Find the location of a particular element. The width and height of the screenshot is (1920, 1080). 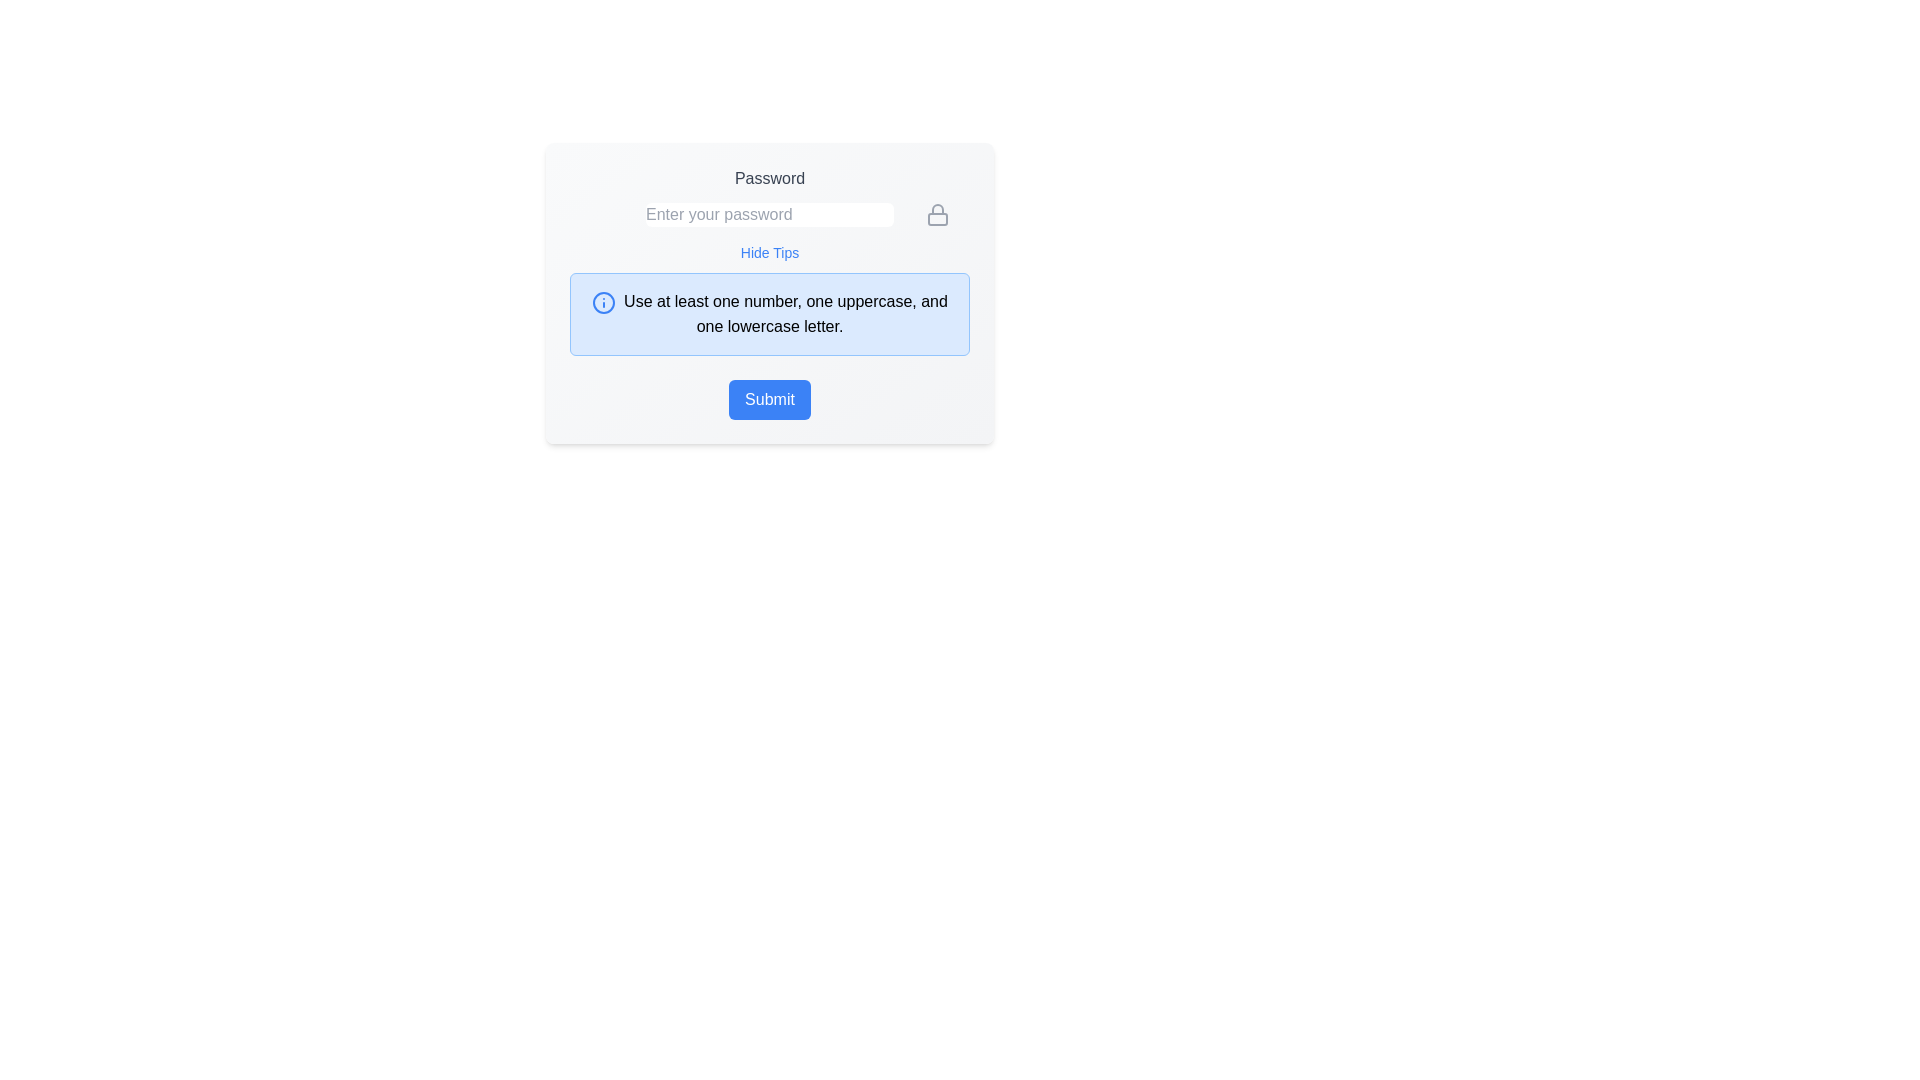

the Guidance Panel that displays a suggestion with a light blue background and an information icon, which advises to 'Use at least one number, one uppercase, and one lowercase letter.' is located at coordinates (768, 293).